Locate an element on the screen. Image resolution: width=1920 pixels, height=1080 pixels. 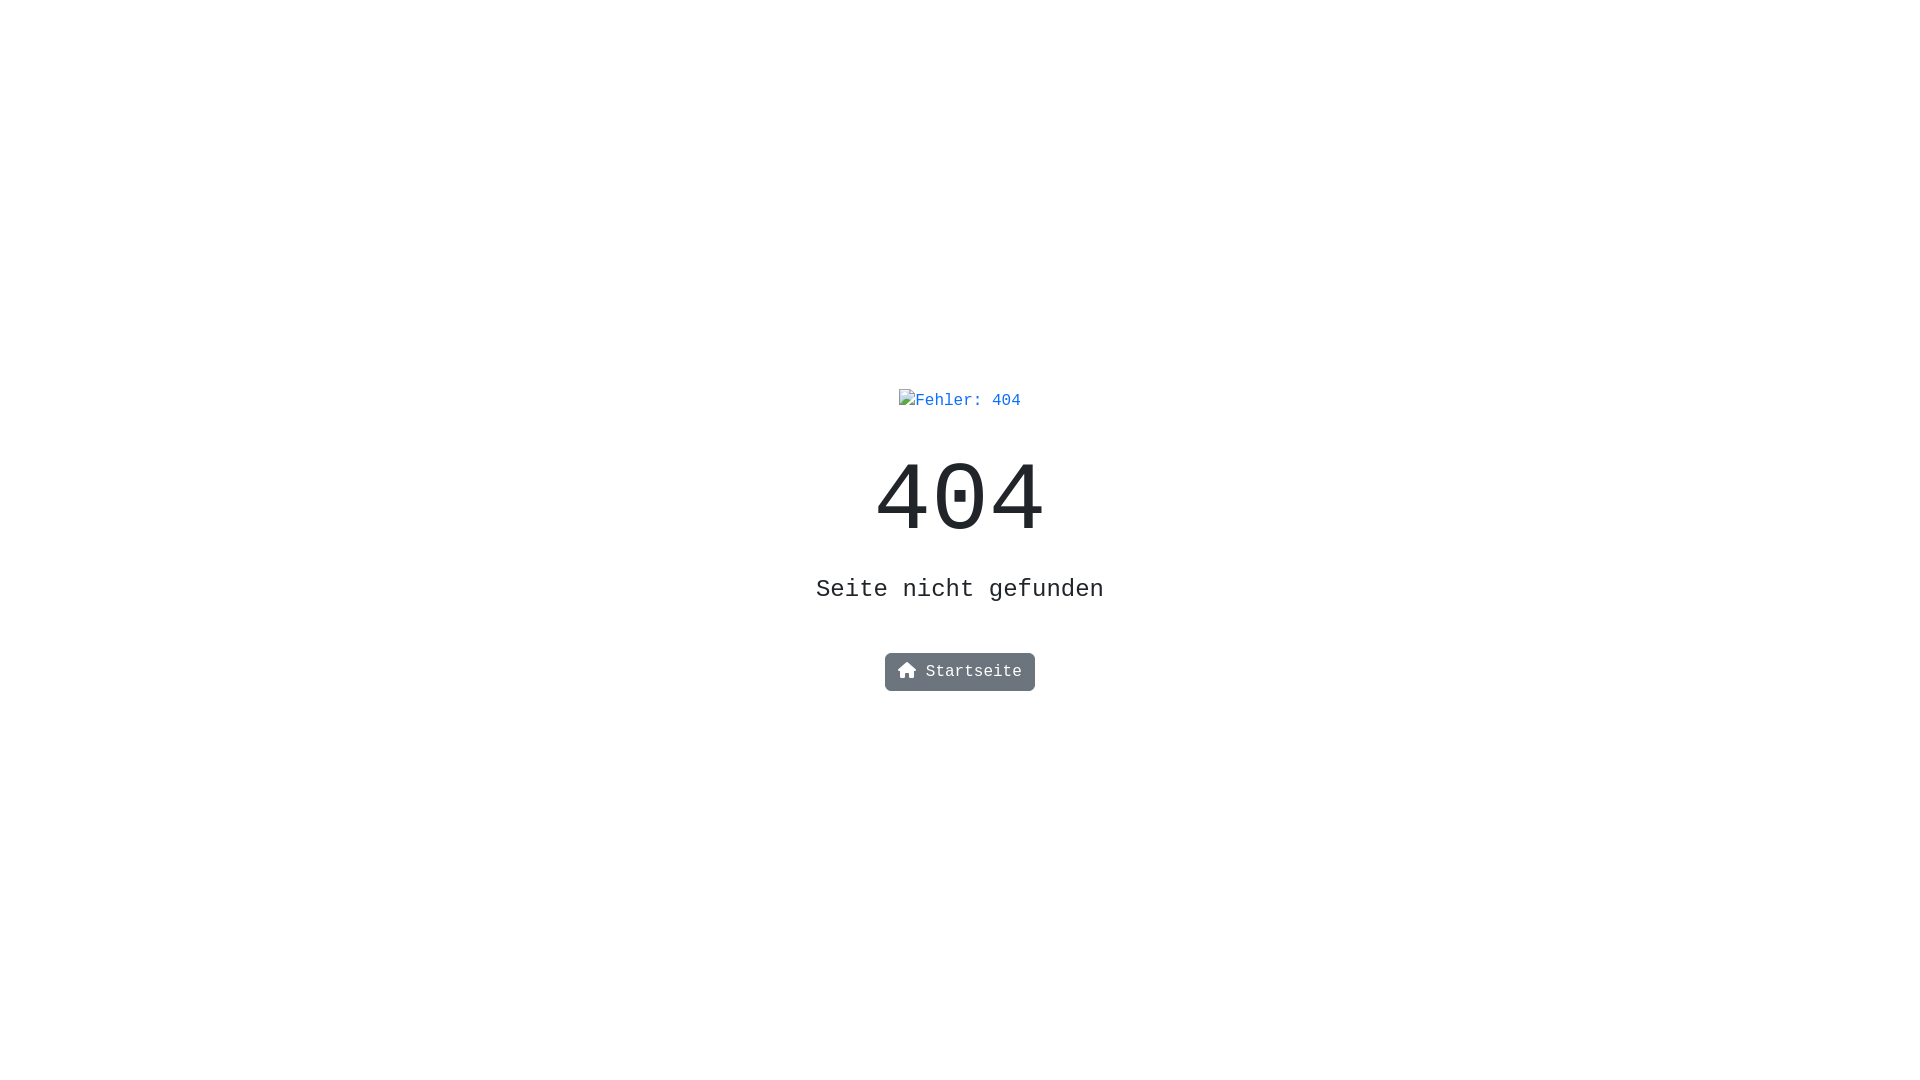
'Startseite' is located at coordinates (960, 671).